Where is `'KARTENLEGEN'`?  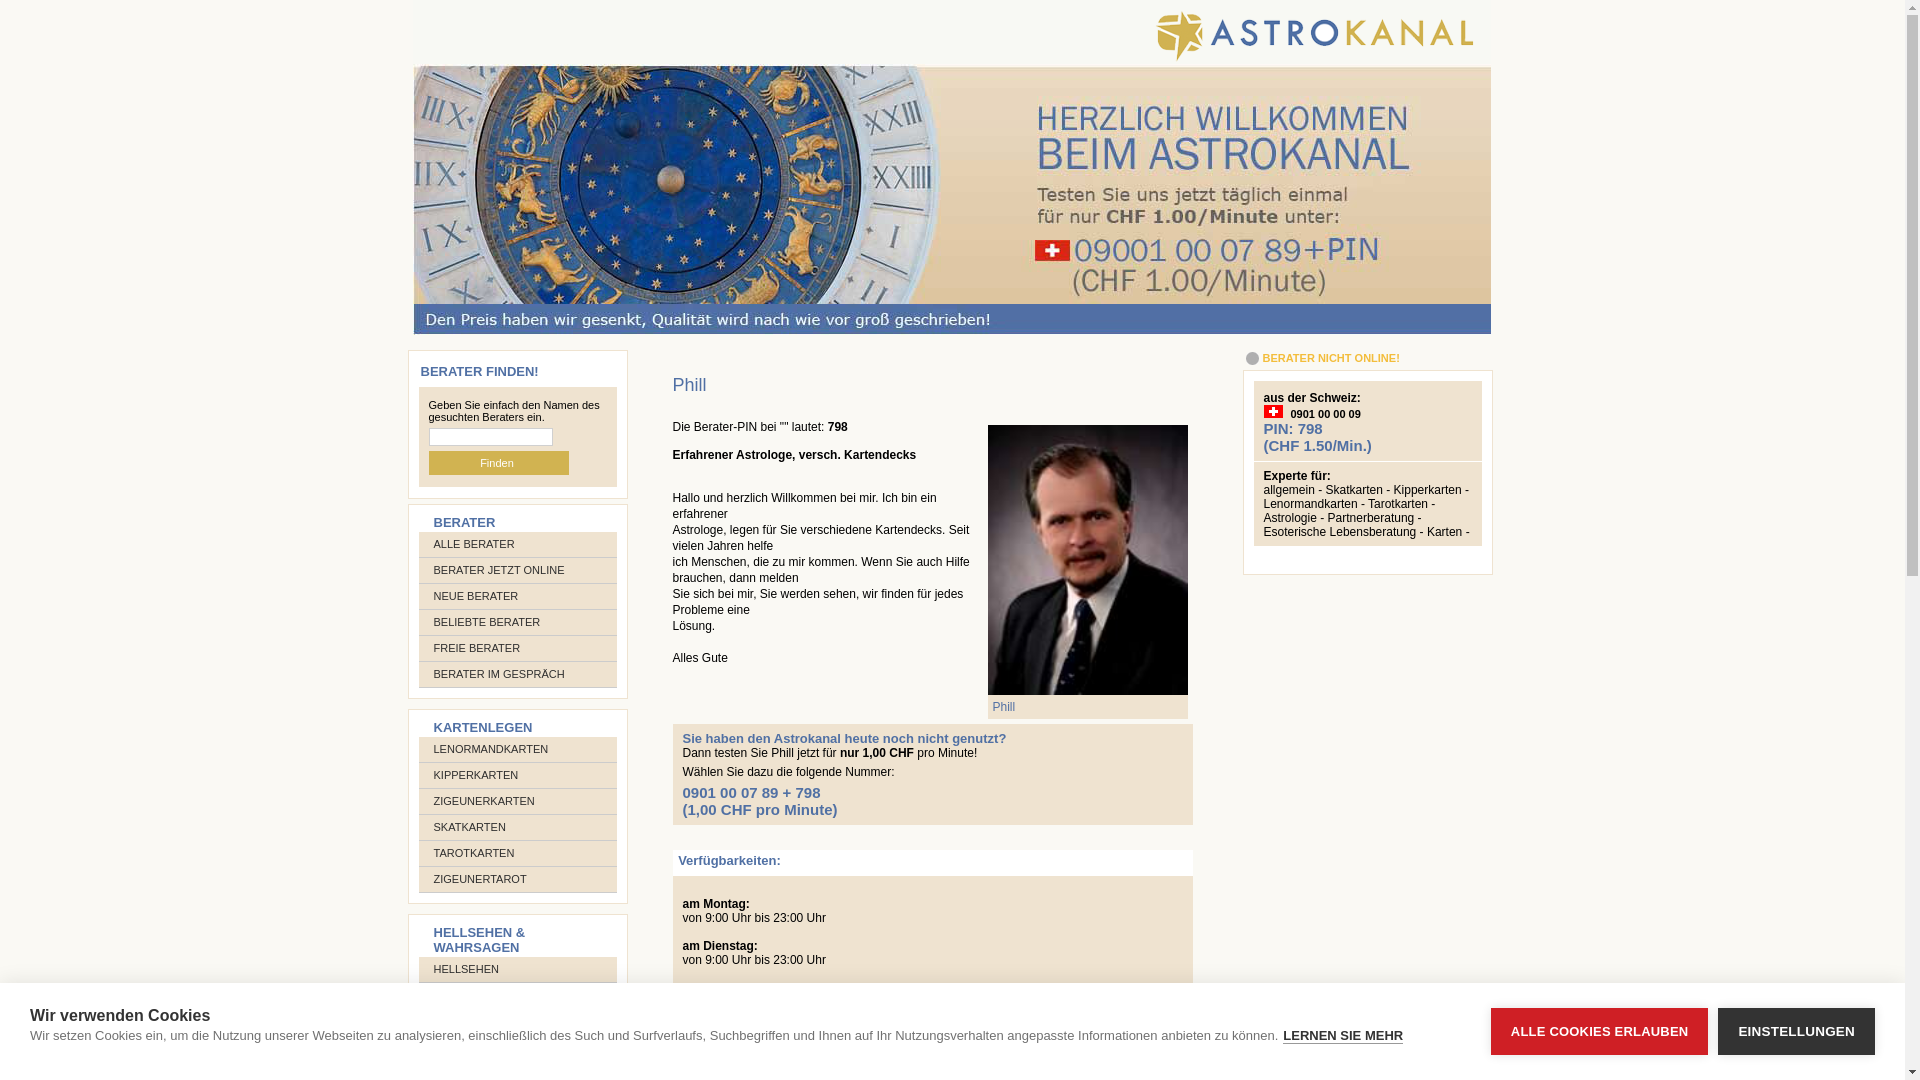 'KARTENLEGEN' is located at coordinates (432, 727).